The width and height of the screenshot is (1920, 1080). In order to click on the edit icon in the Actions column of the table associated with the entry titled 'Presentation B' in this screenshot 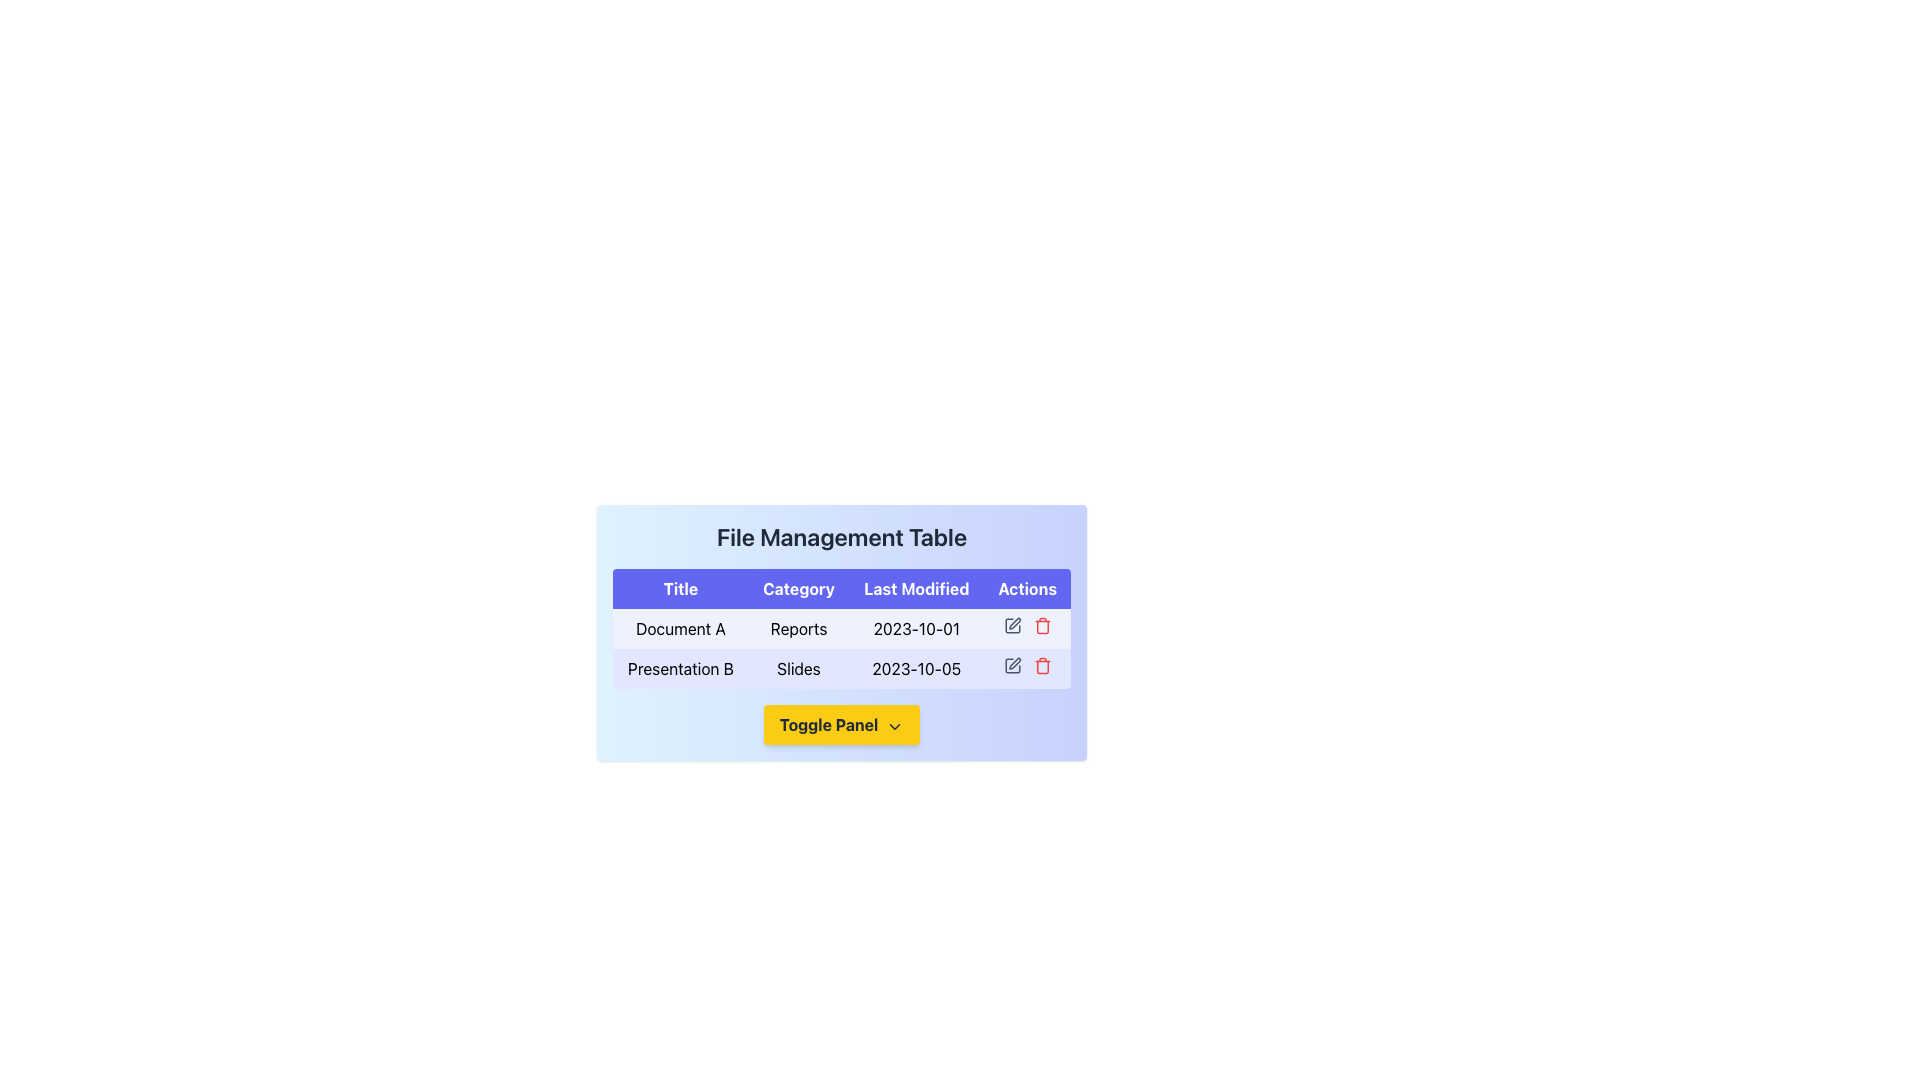, I will do `click(1012, 666)`.